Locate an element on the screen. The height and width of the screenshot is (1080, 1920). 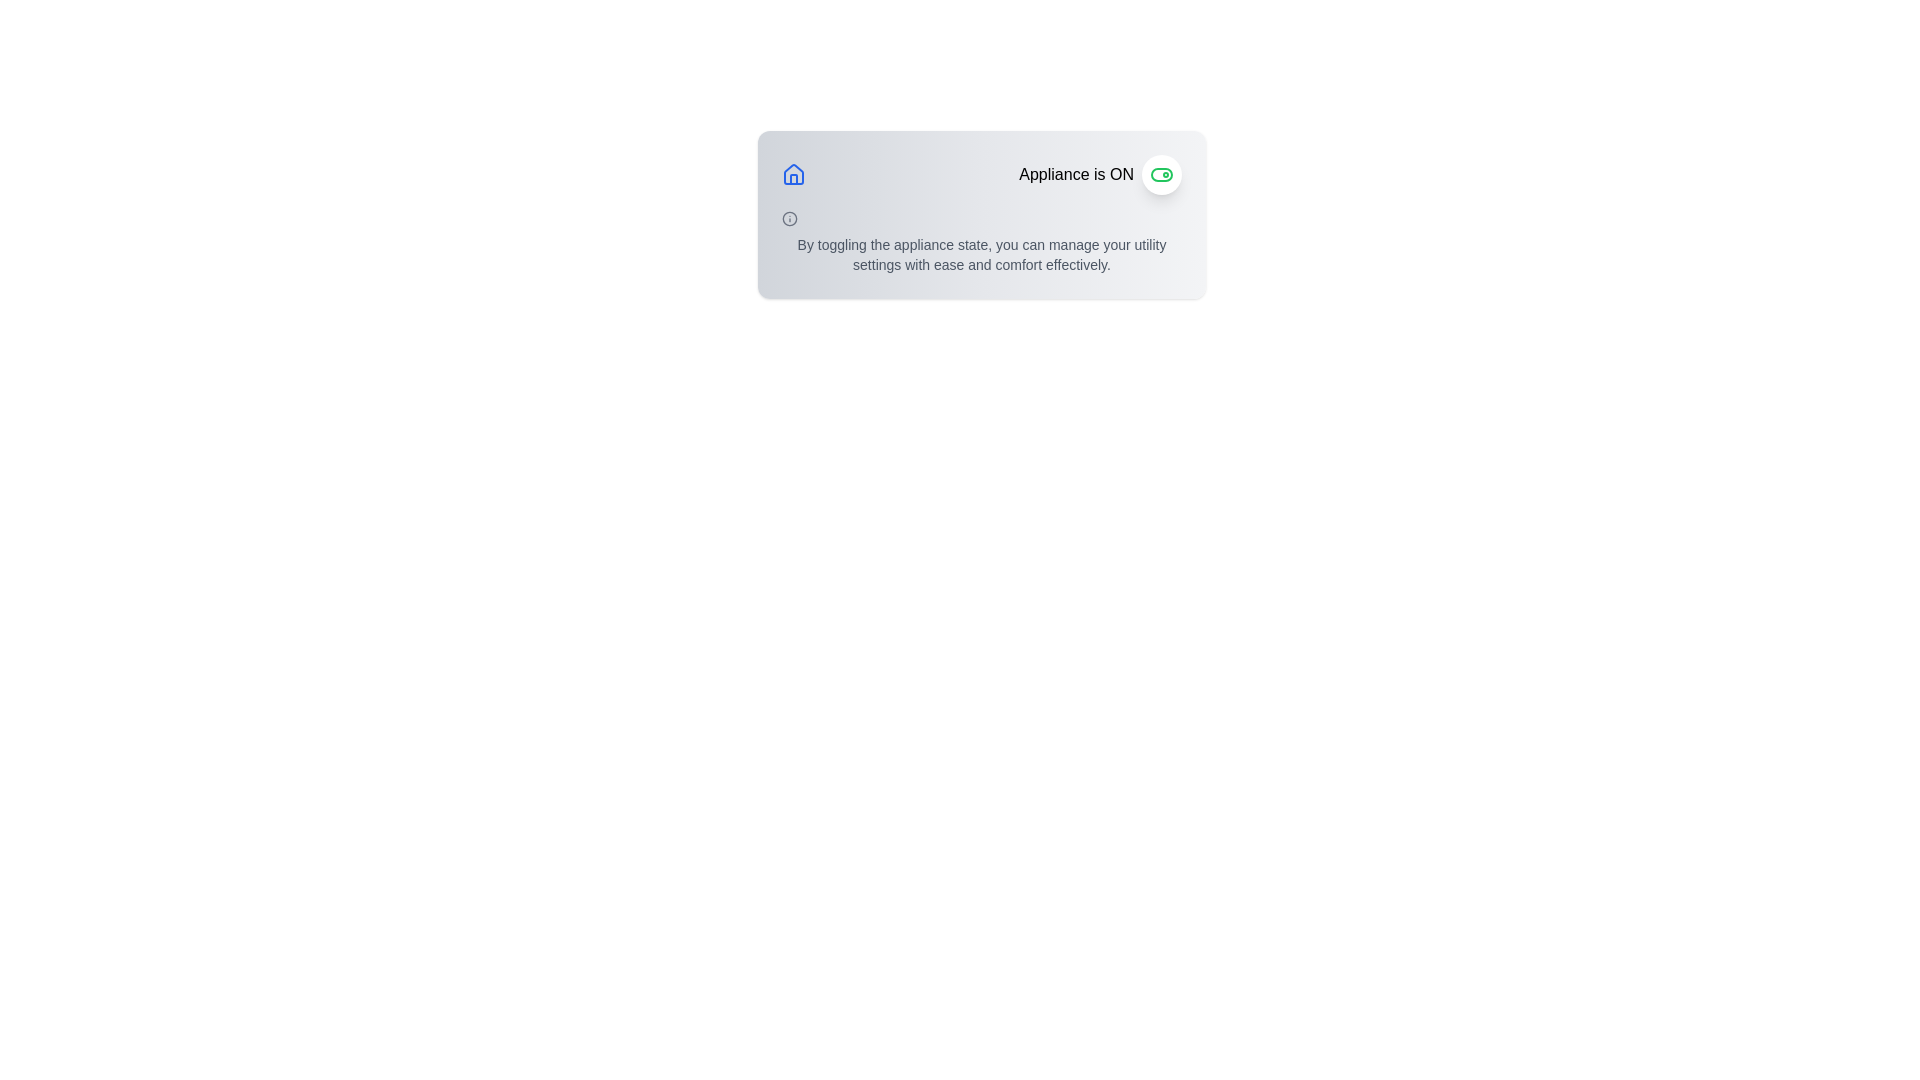
the static text element that indicates the current state of the appliance (ON), which is located to the left of a circular toggle button is located at coordinates (1075, 173).